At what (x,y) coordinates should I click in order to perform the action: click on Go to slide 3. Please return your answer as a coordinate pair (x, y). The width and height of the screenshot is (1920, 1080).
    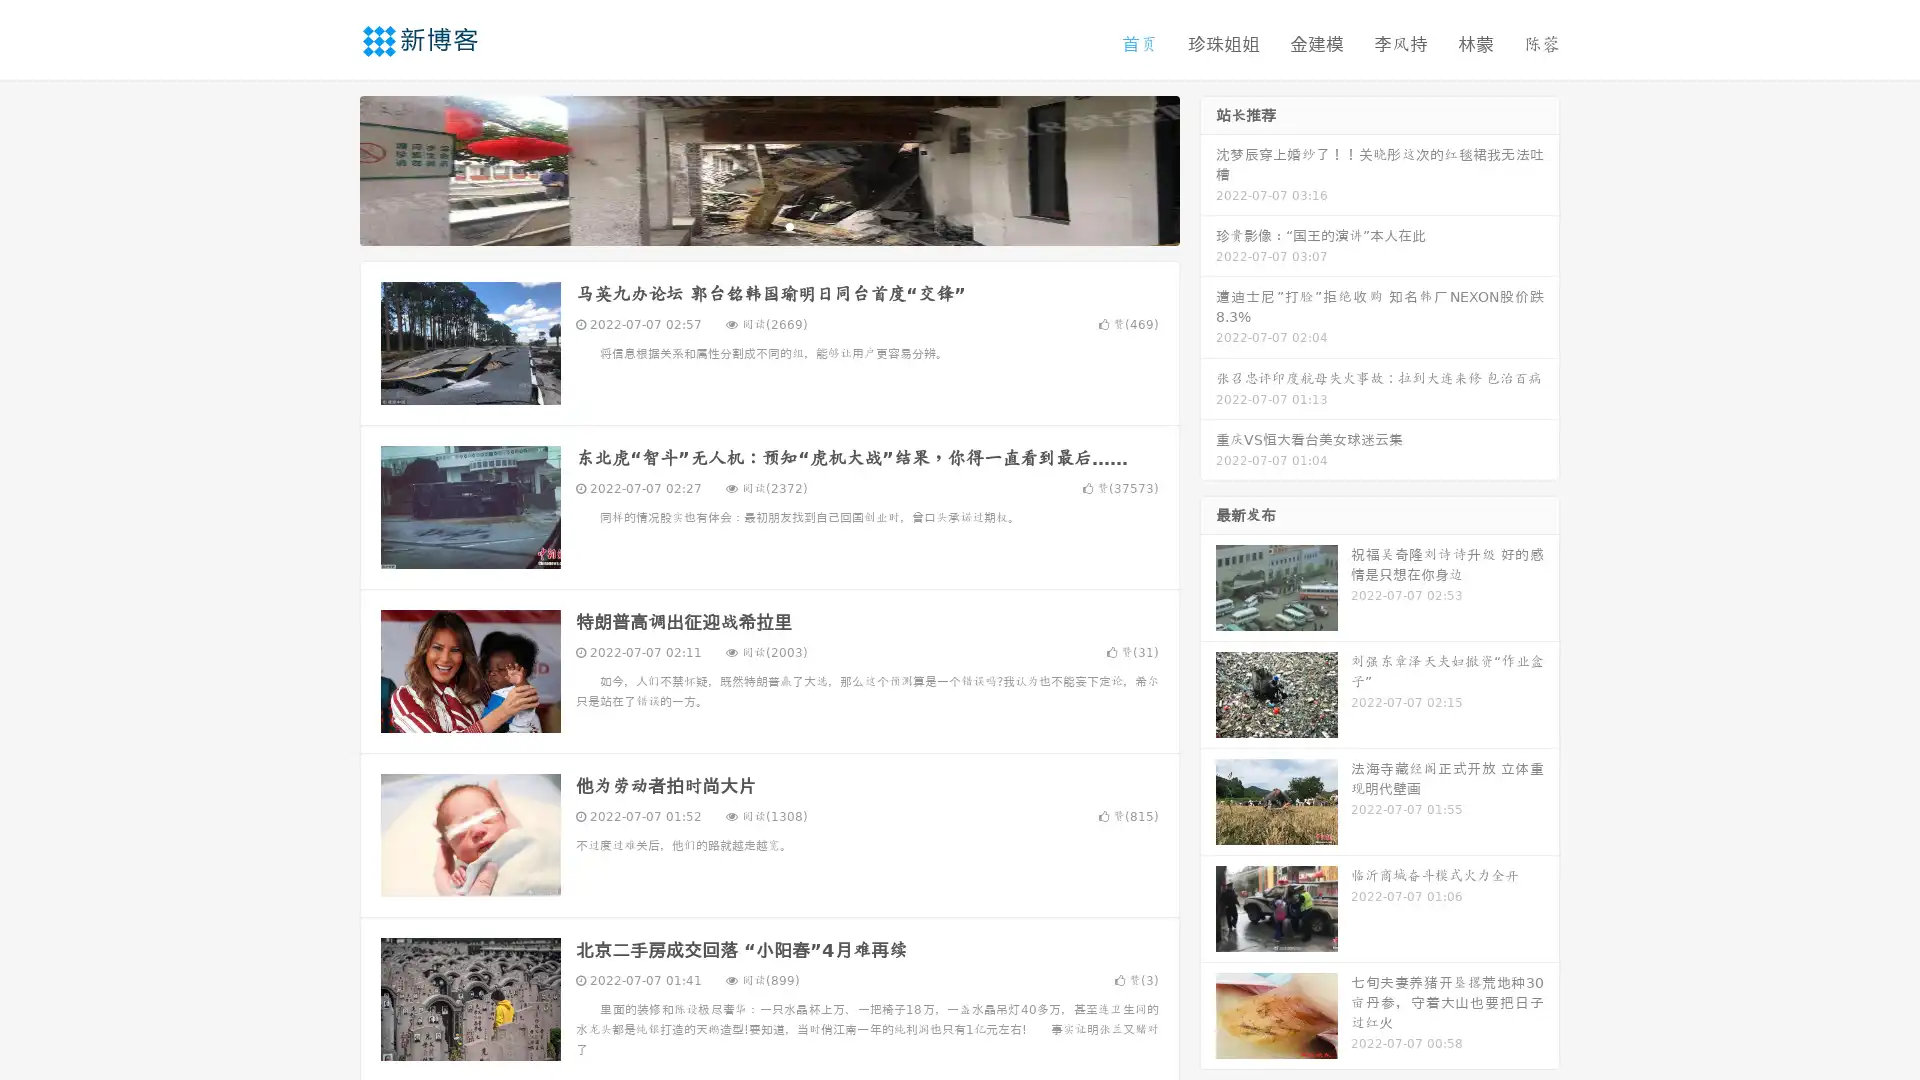
    Looking at the image, I should click on (789, 225).